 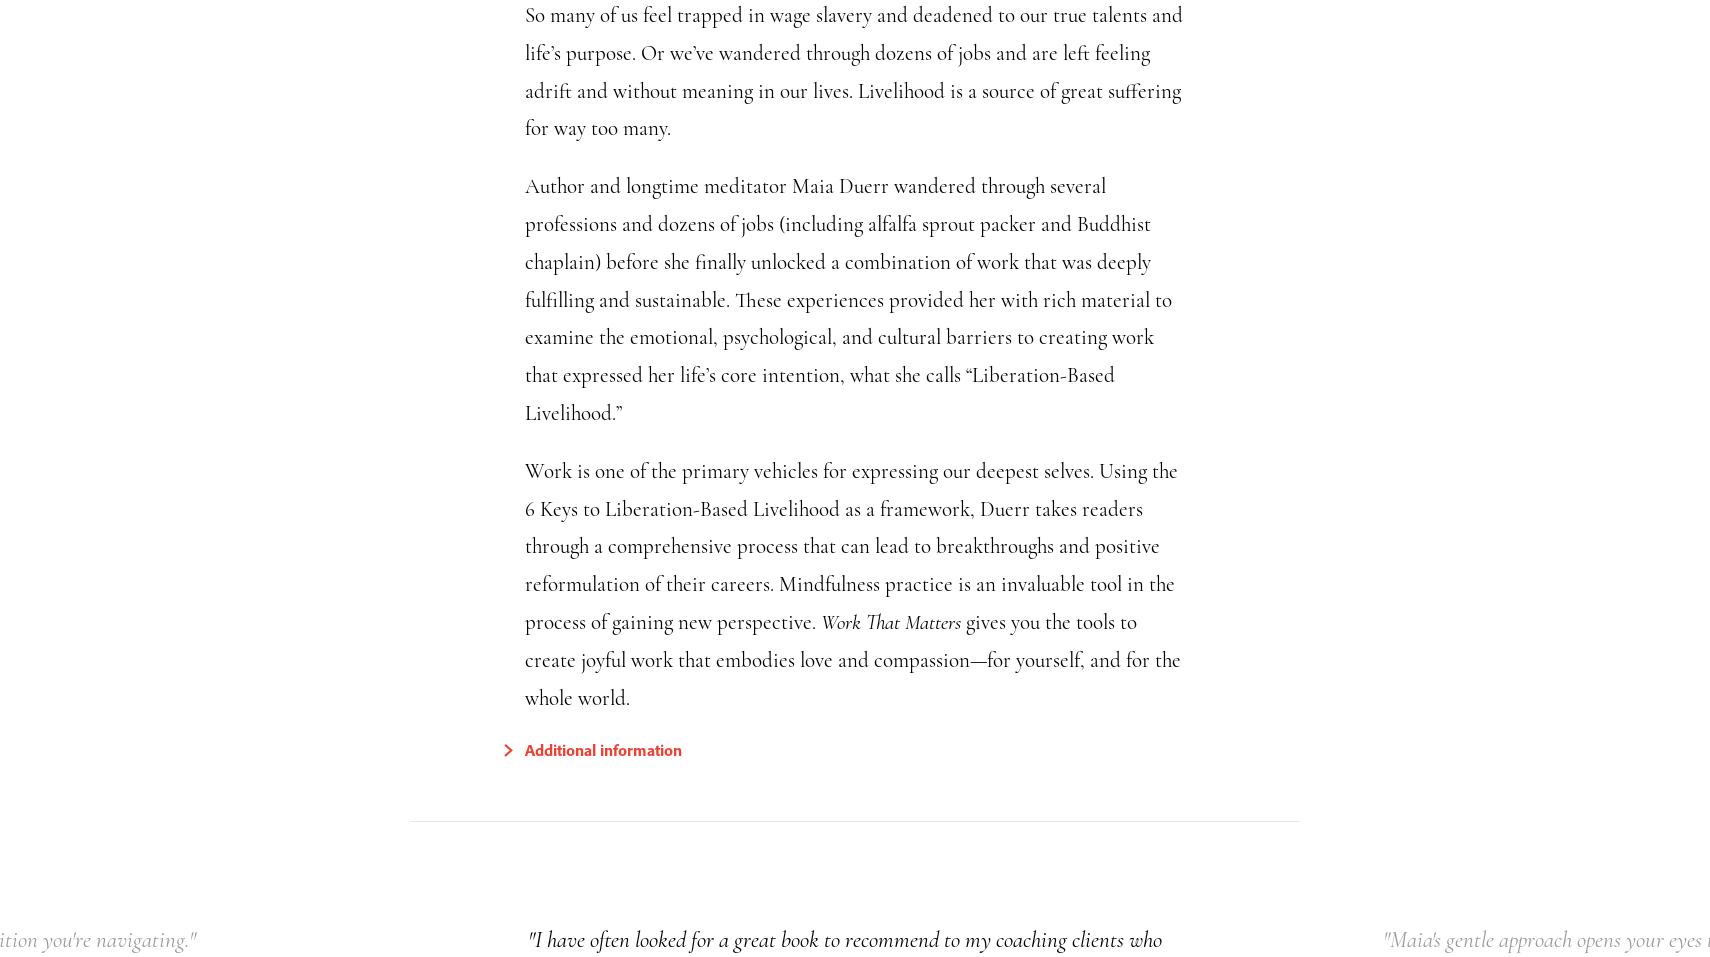 I want to click on 'Questions about your order?', so click(x=1156, y=268).